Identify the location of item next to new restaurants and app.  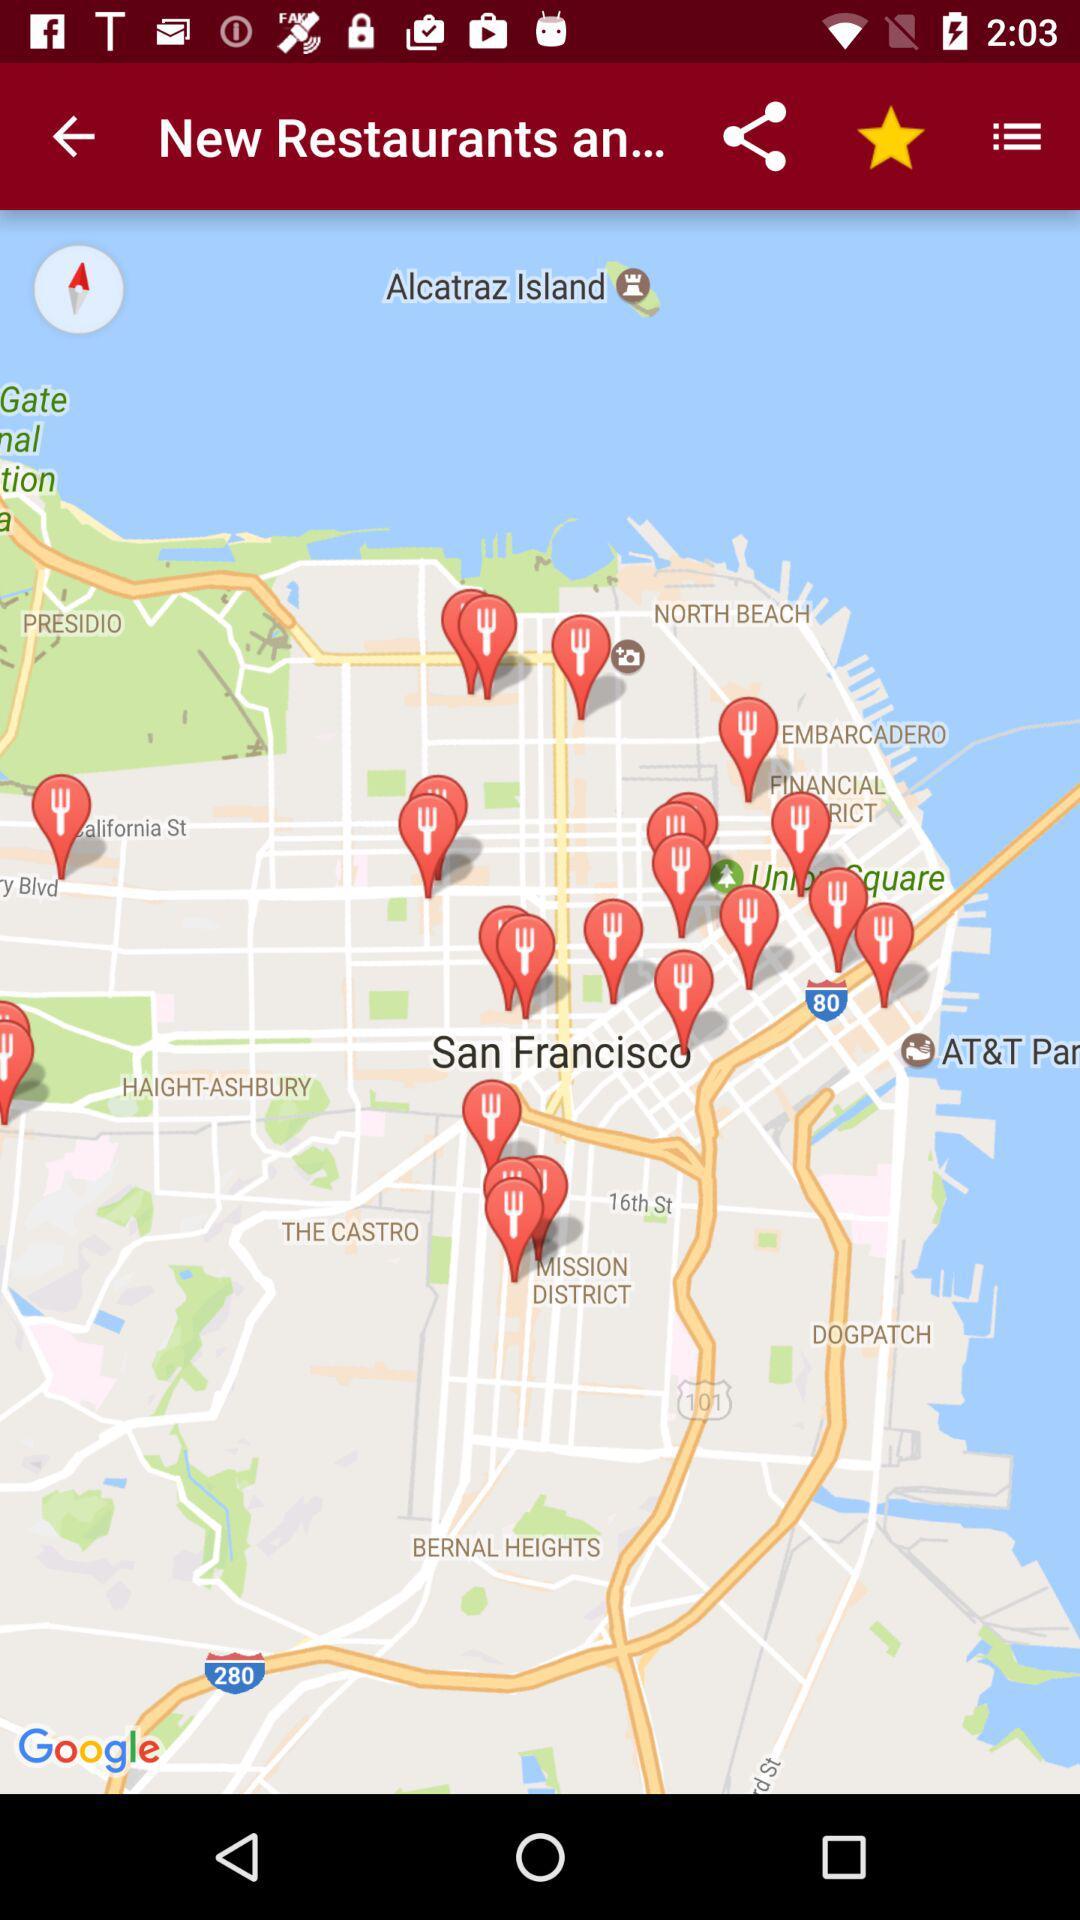
(72, 135).